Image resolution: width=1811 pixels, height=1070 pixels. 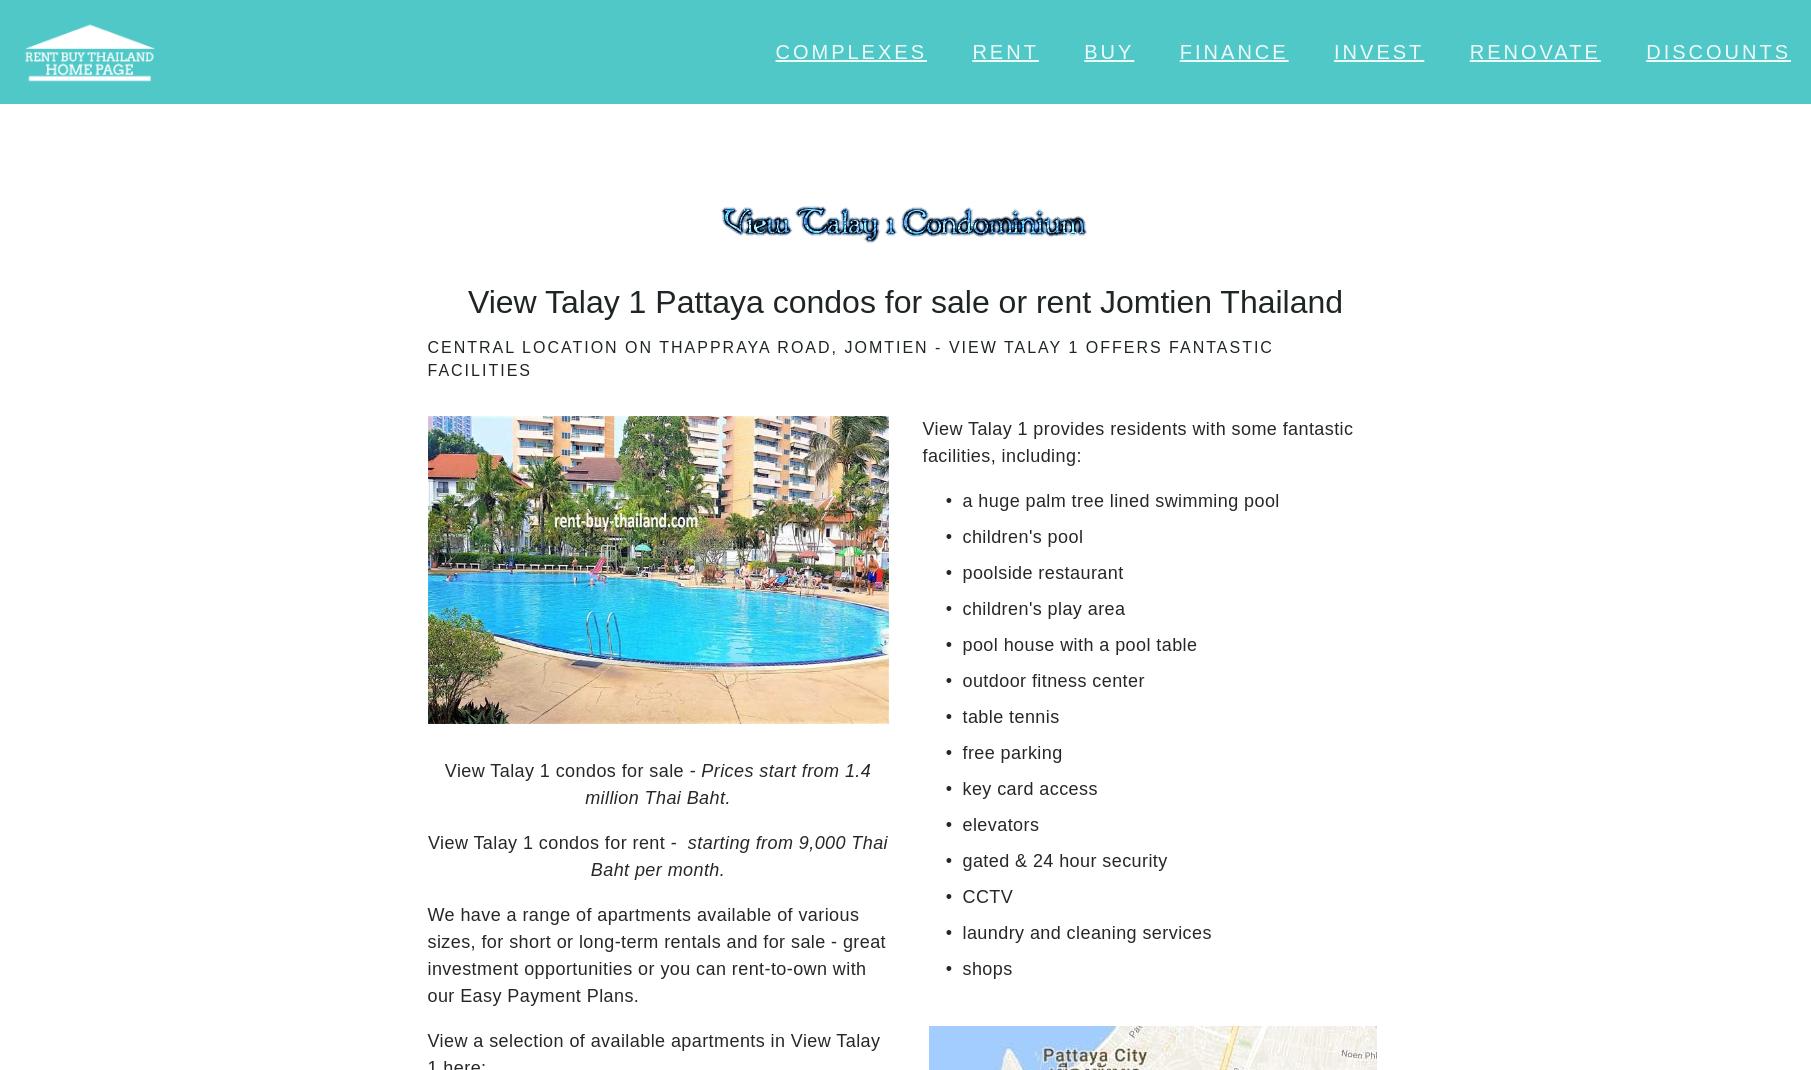 I want to click on 'View Talay 1', so click(x=491, y=680).